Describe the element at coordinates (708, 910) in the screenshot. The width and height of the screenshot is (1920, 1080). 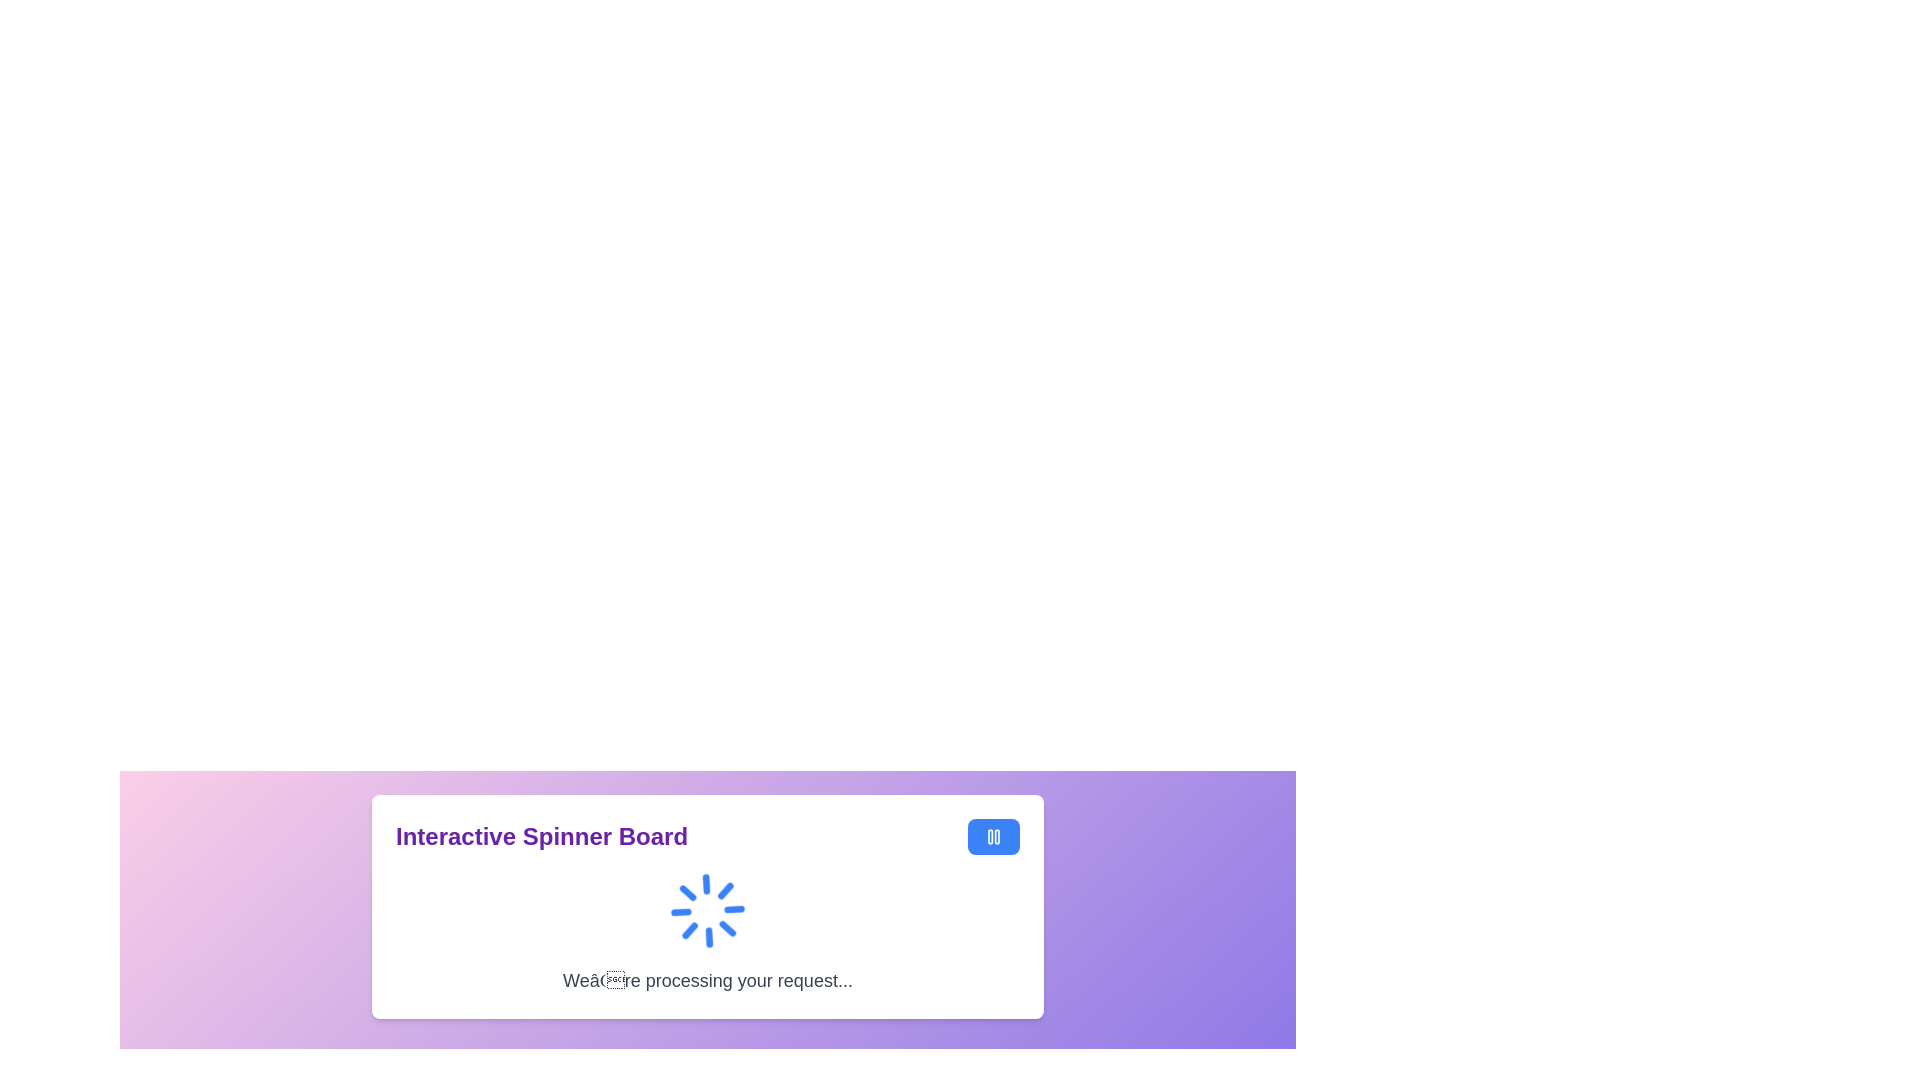
I see `the Loading Spinner, which is a circular spinner with blue and white arcs, located centrally within the panel under the title 'Interactive Spinner Board'` at that location.